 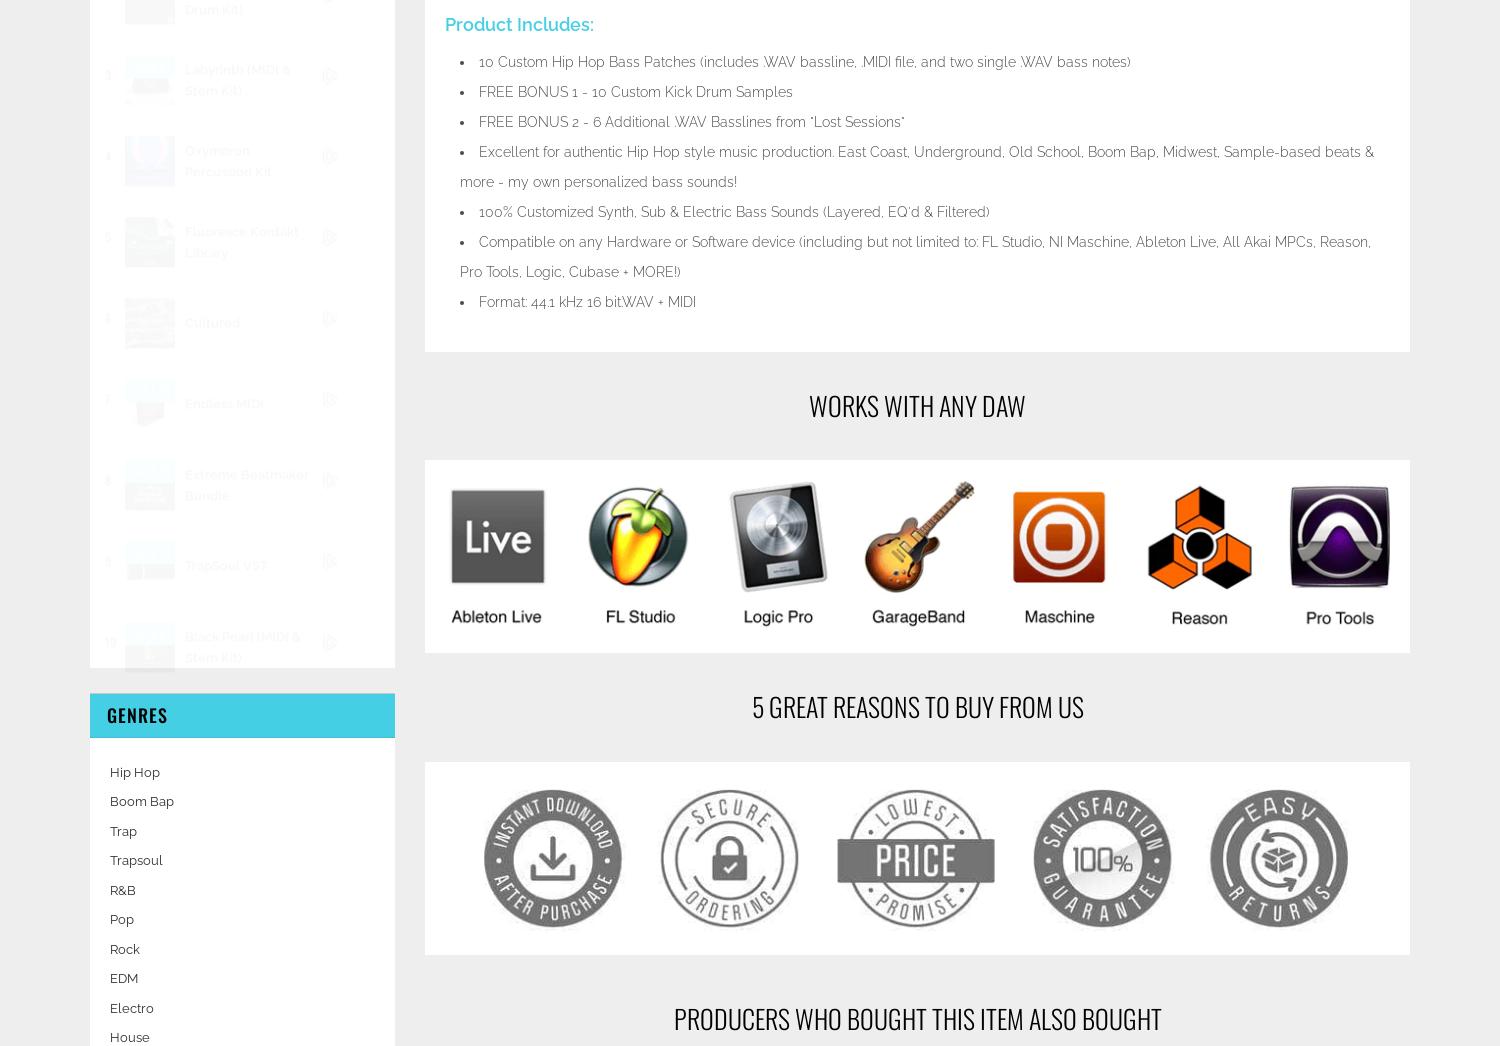 What do you see at coordinates (122, 830) in the screenshot?
I see `'Trap'` at bounding box center [122, 830].